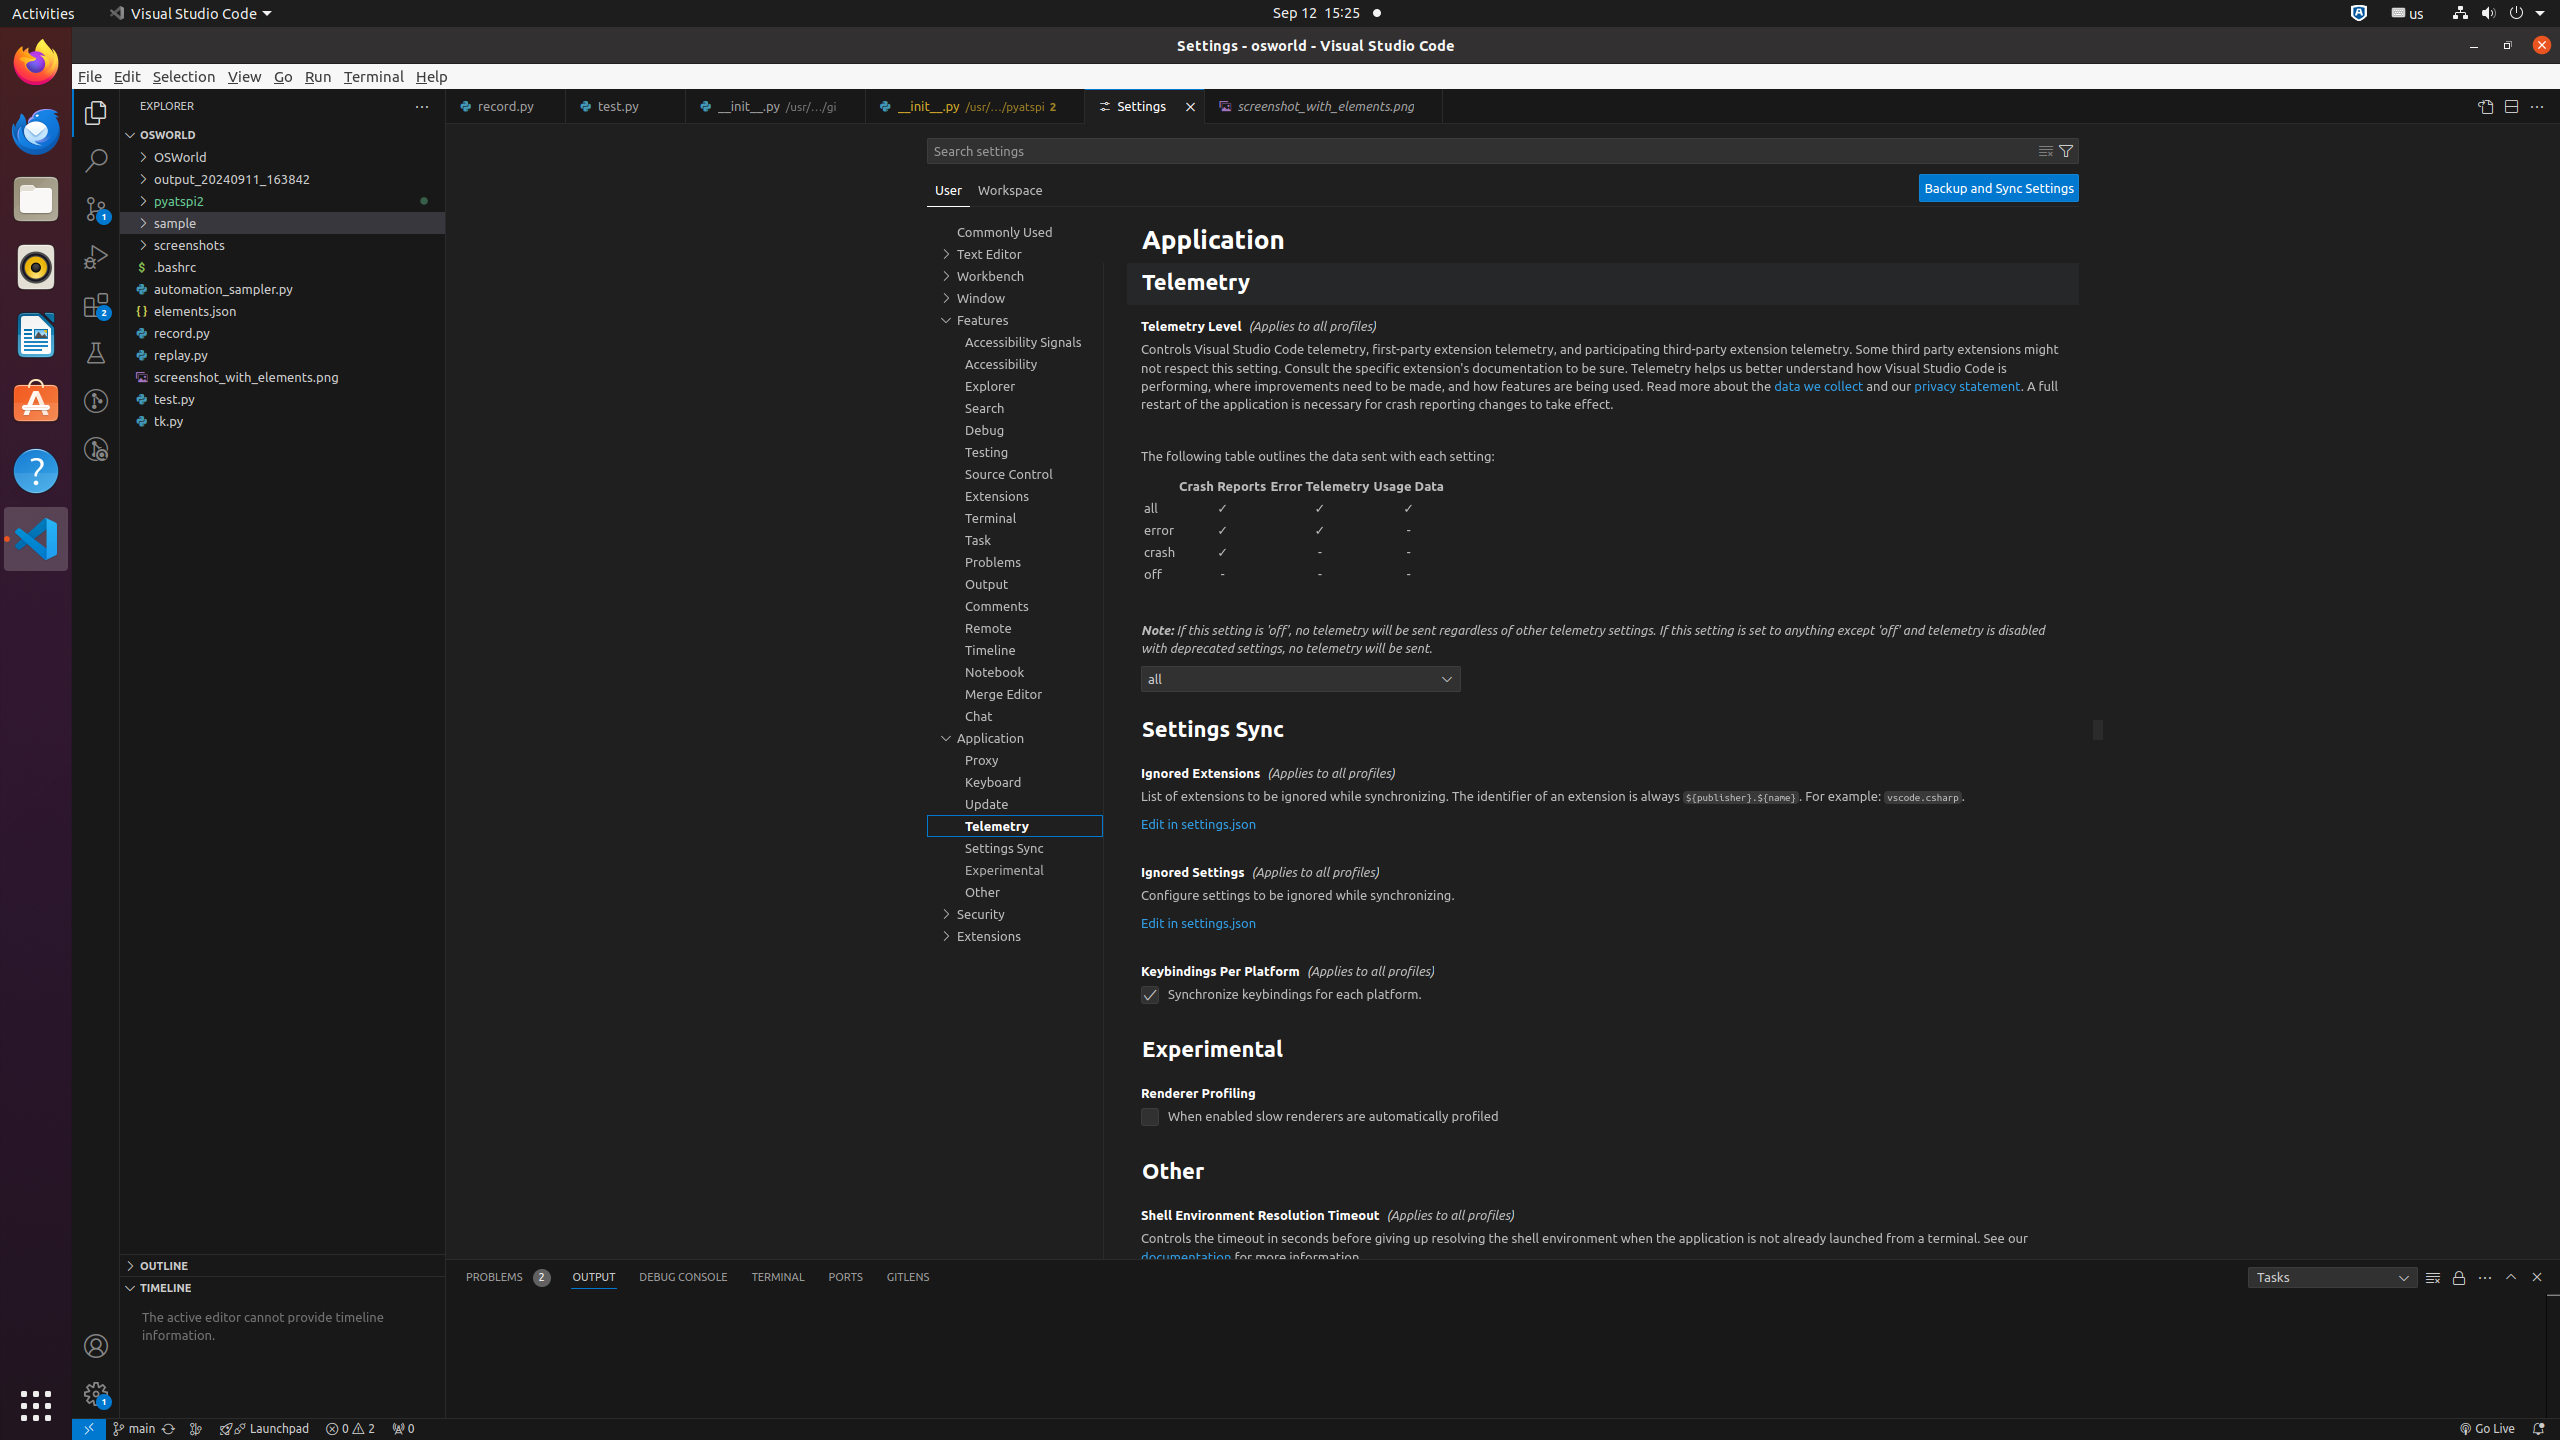 This screenshot has height=1440, width=2560. Describe the element at coordinates (95, 448) in the screenshot. I see `'GitLens Inspect'` at that location.